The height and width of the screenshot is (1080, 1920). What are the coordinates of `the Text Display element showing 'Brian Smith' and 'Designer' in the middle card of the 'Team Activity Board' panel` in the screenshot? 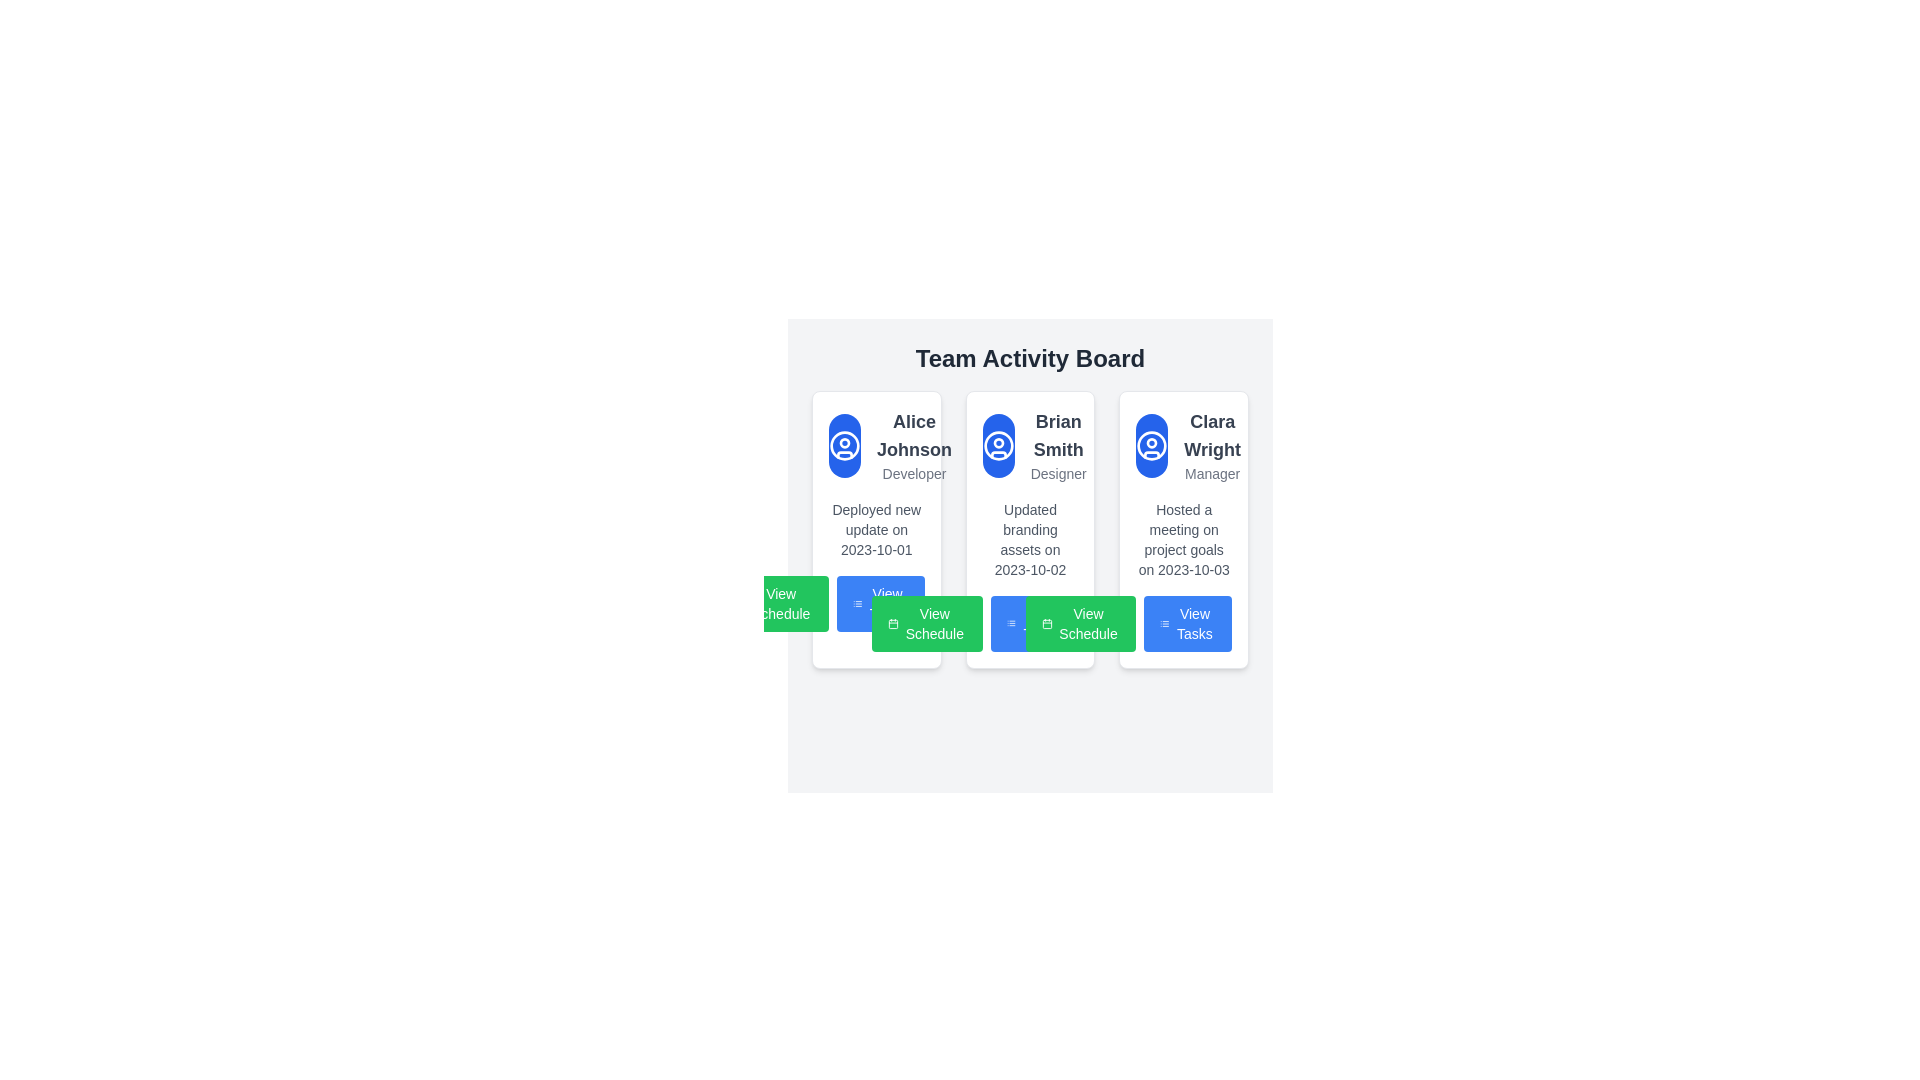 It's located at (1057, 445).